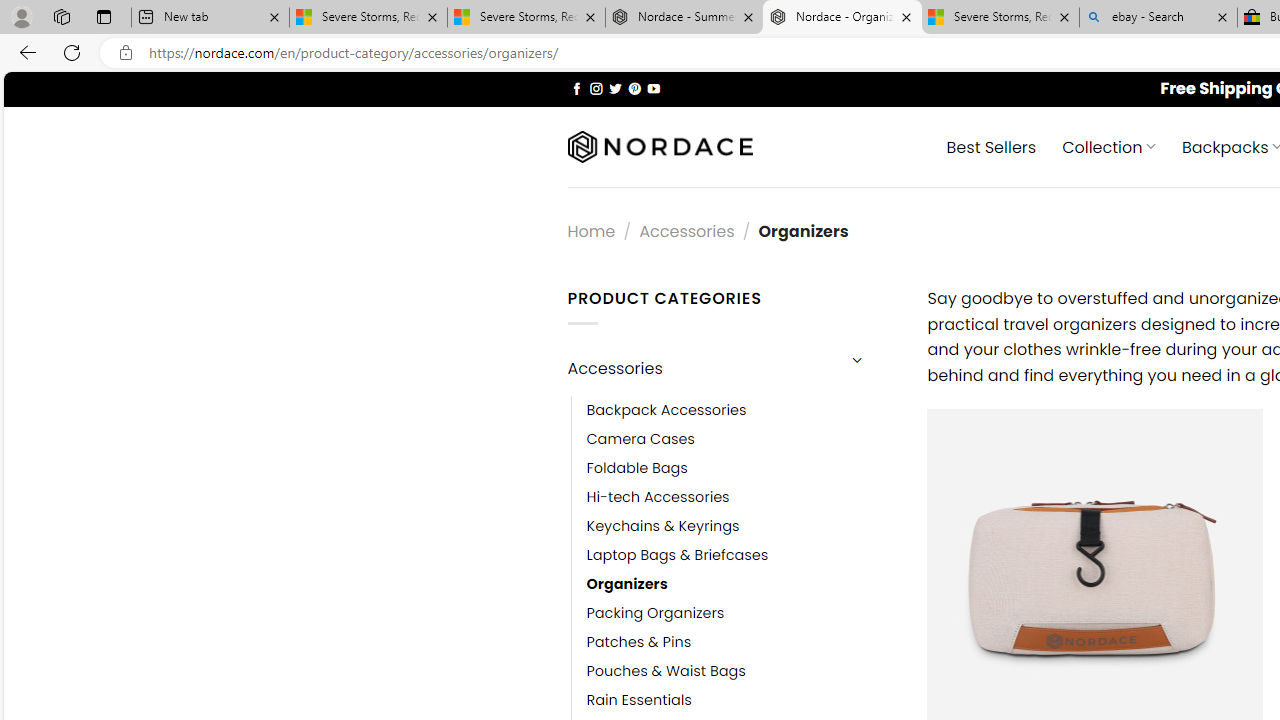  What do you see at coordinates (666, 671) in the screenshot?
I see `'Pouches & Waist Bags'` at bounding box center [666, 671].